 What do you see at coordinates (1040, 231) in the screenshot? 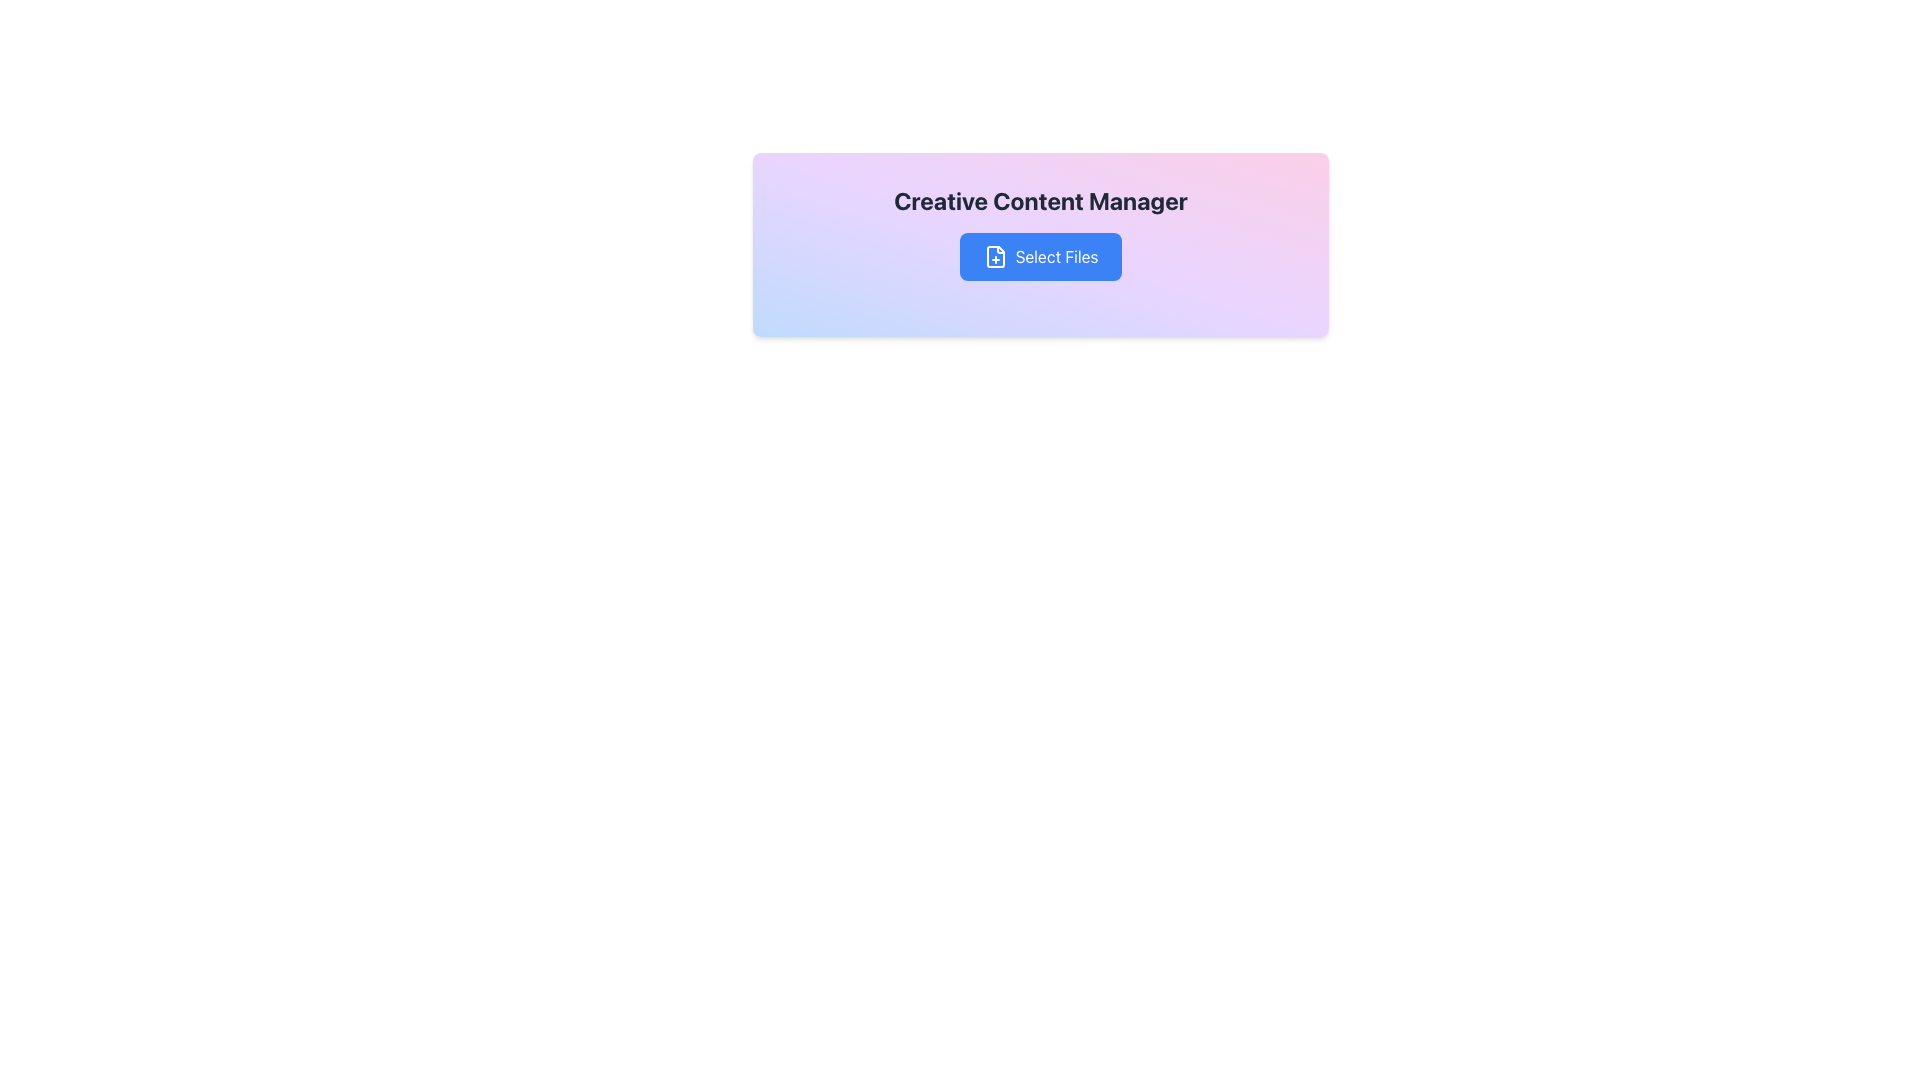
I see `the button in the 'Creative Content Manager' section` at bounding box center [1040, 231].